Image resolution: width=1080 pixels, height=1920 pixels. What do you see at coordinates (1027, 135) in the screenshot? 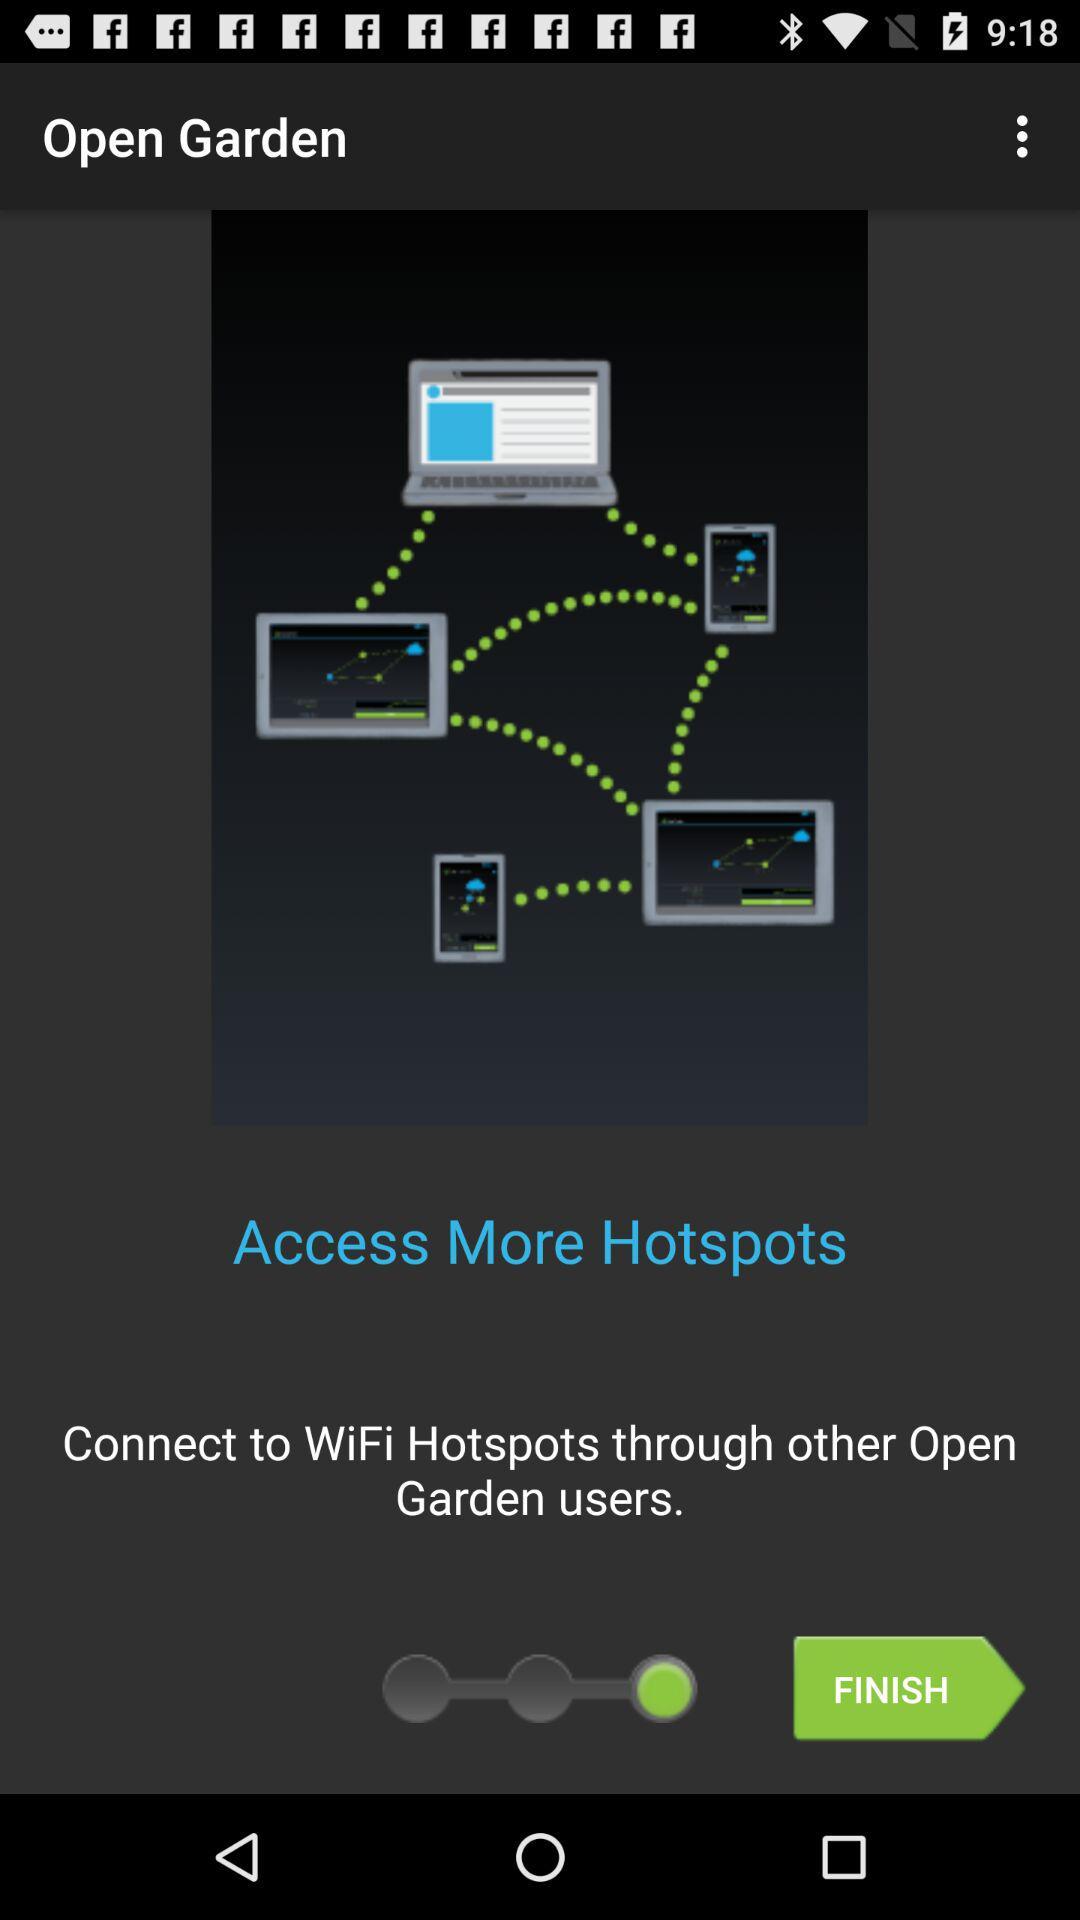
I see `the icon at the top right corner` at bounding box center [1027, 135].